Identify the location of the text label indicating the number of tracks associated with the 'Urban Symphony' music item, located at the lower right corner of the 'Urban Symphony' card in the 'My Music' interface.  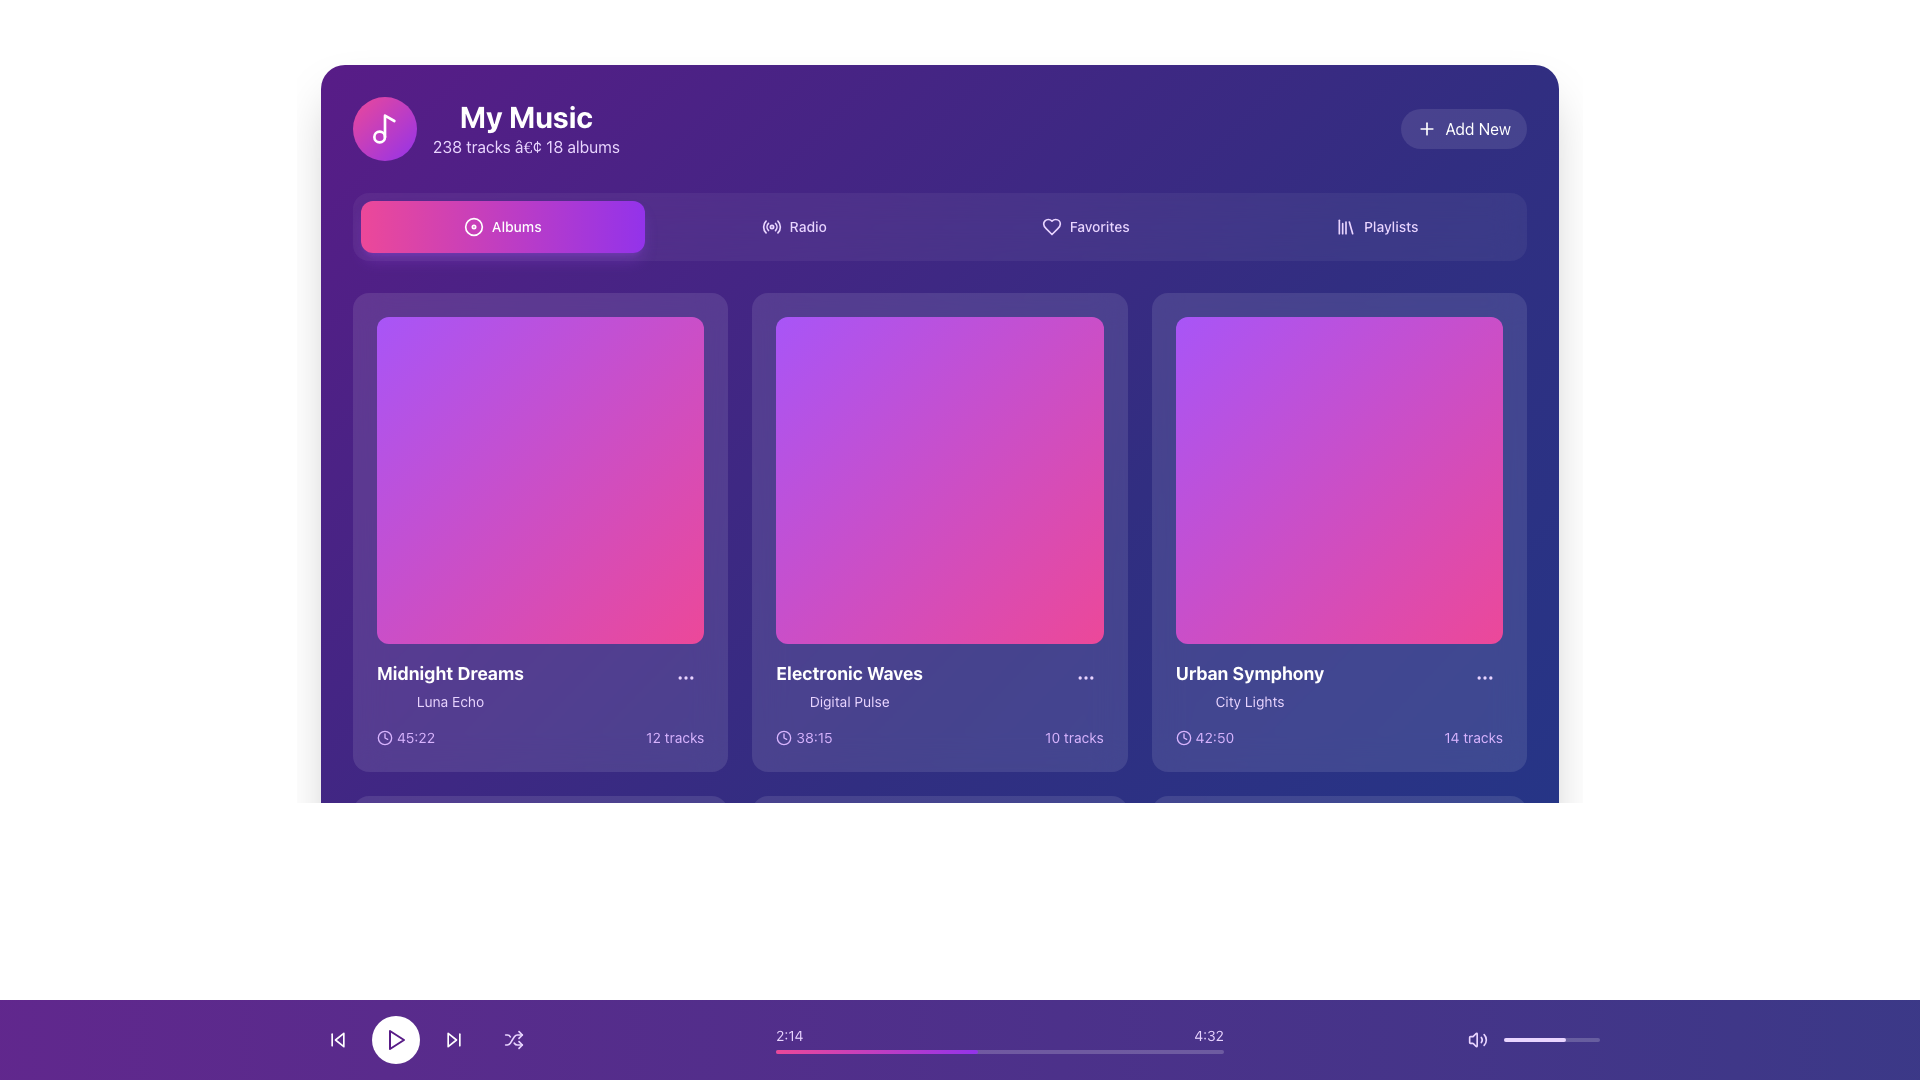
(1473, 738).